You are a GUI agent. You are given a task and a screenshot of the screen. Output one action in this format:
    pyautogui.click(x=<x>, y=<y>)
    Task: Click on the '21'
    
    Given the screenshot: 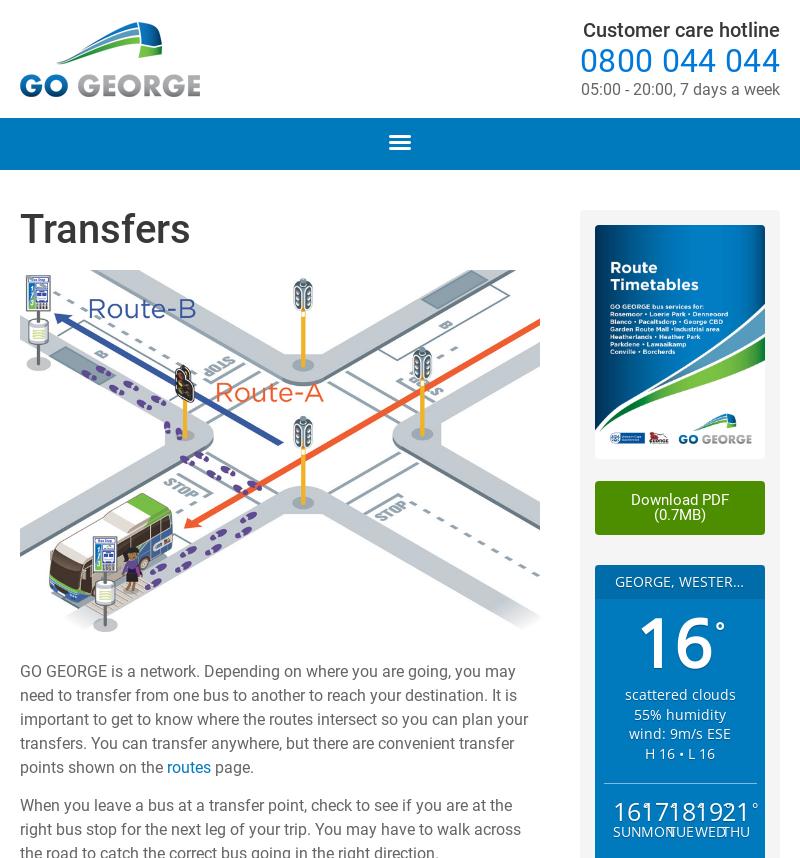 What is the action you would take?
    pyautogui.click(x=736, y=810)
    